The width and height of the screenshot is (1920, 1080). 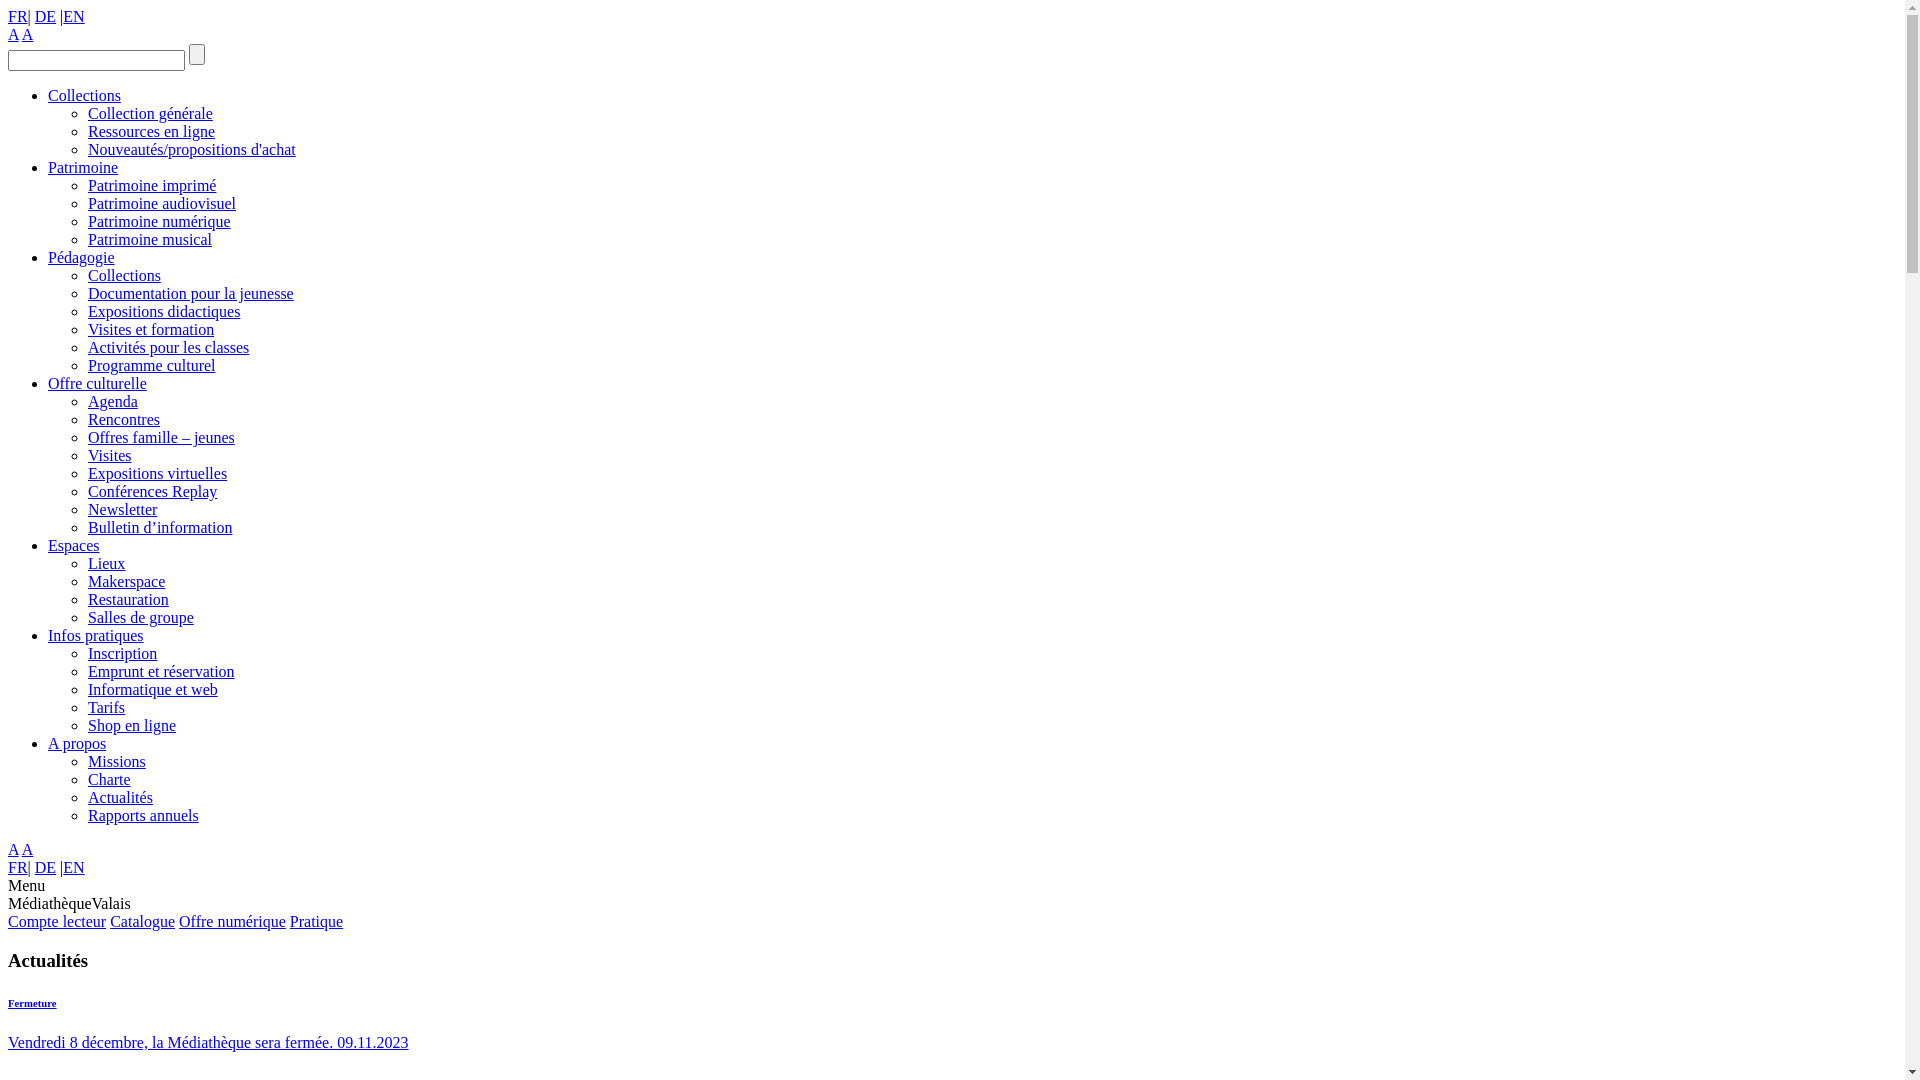 What do you see at coordinates (141, 921) in the screenshot?
I see `'Catalogue'` at bounding box center [141, 921].